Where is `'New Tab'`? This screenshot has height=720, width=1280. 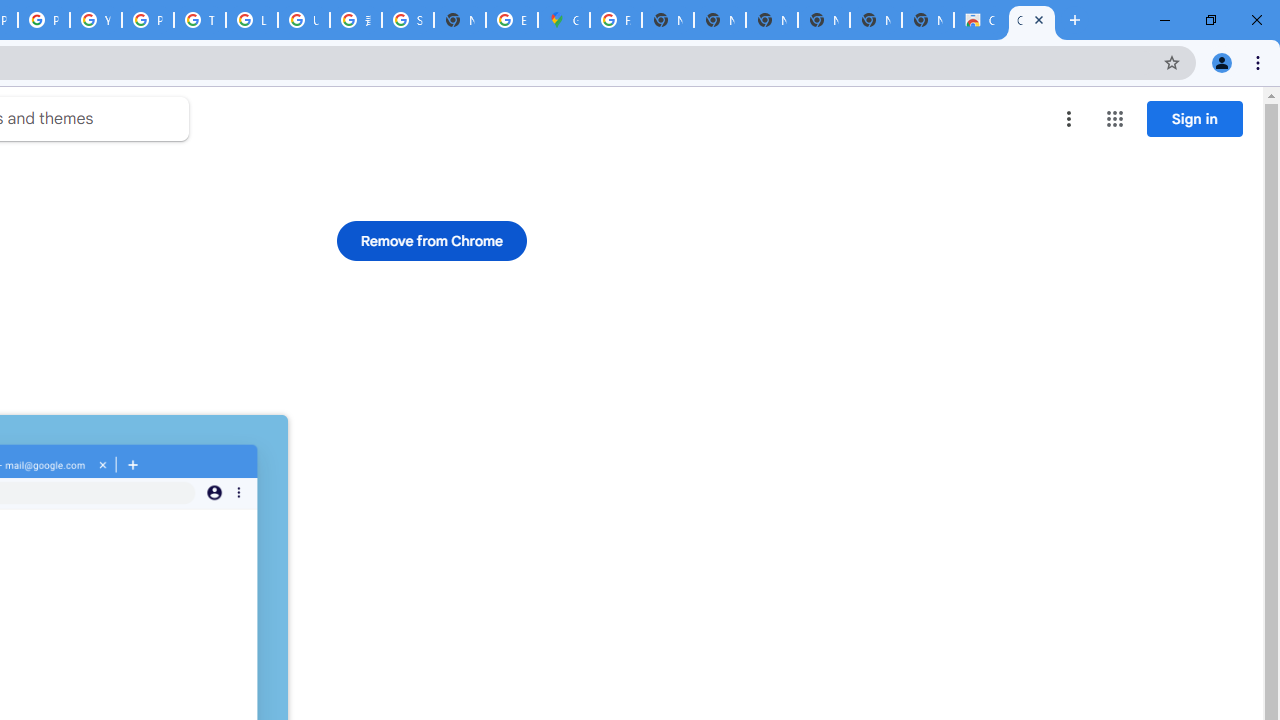 'New Tab' is located at coordinates (927, 20).